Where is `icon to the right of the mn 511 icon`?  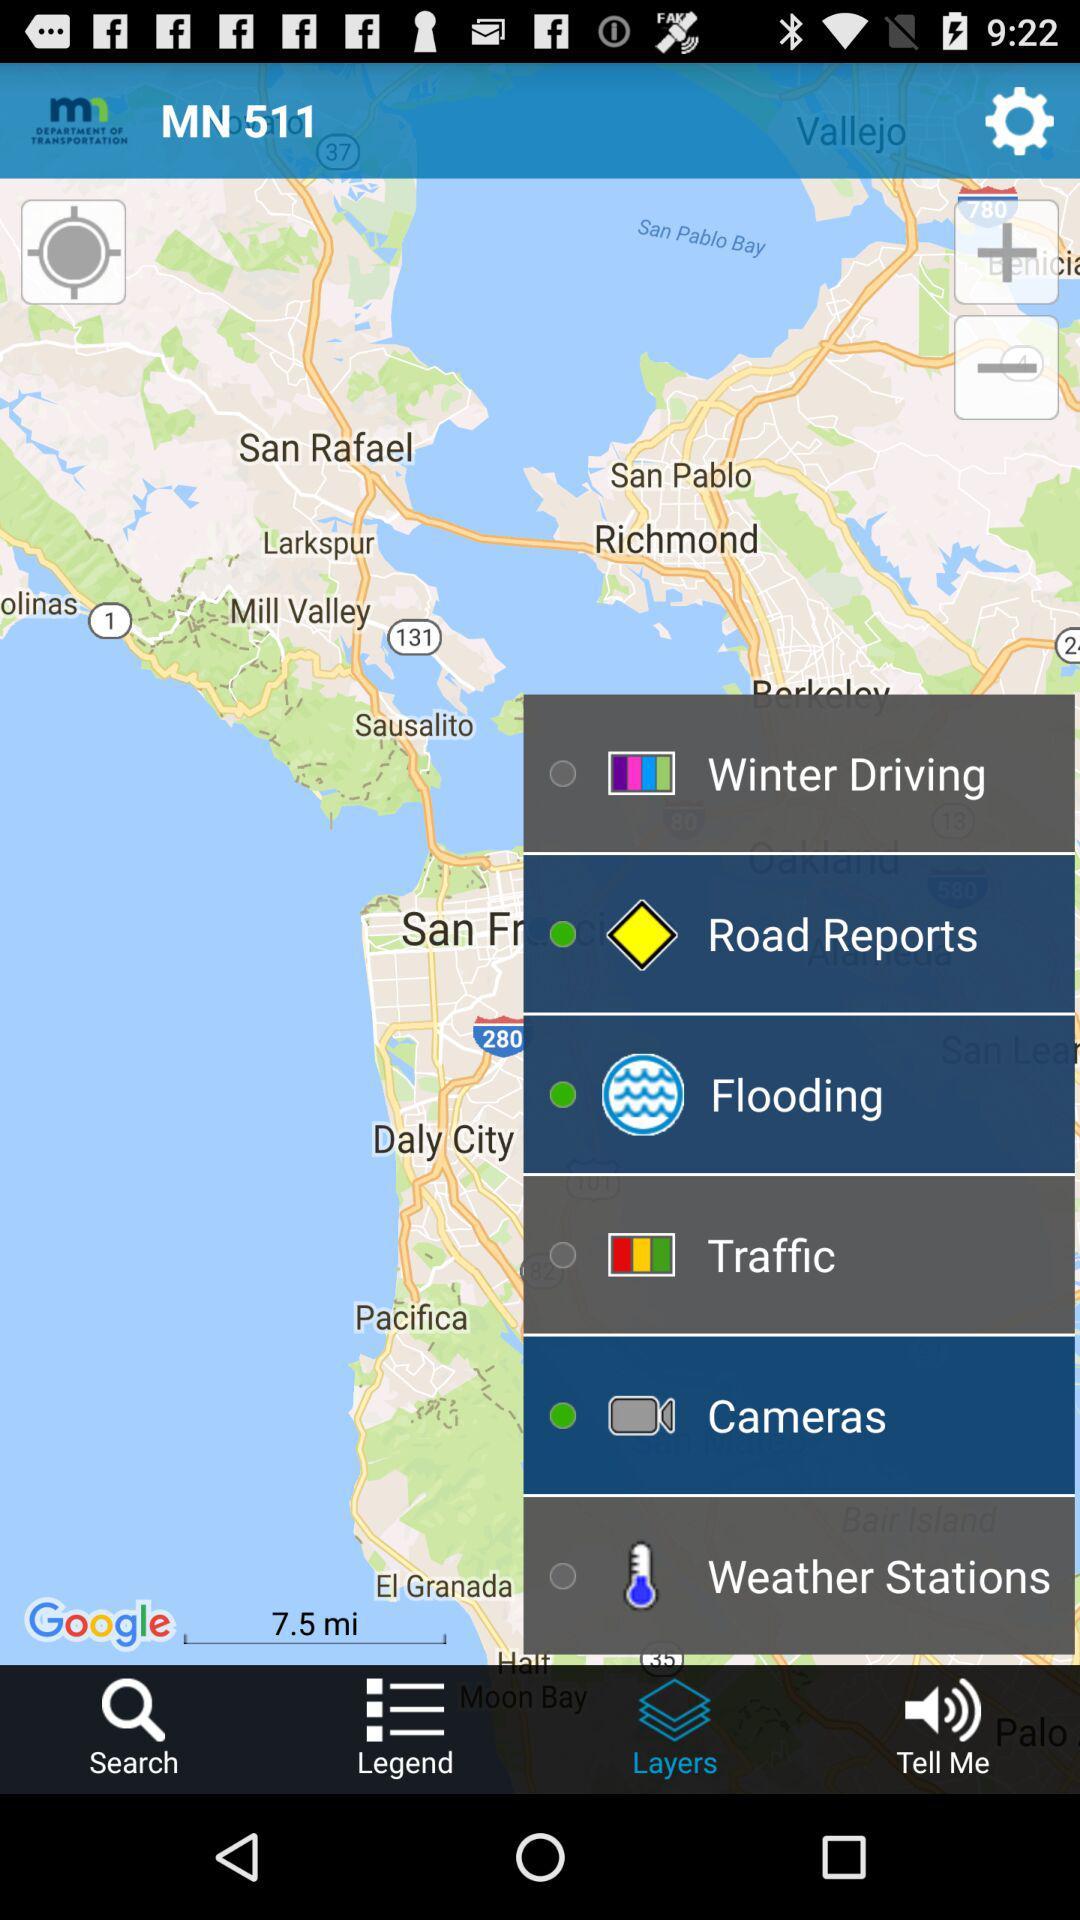
icon to the right of the mn 511 icon is located at coordinates (1019, 119).